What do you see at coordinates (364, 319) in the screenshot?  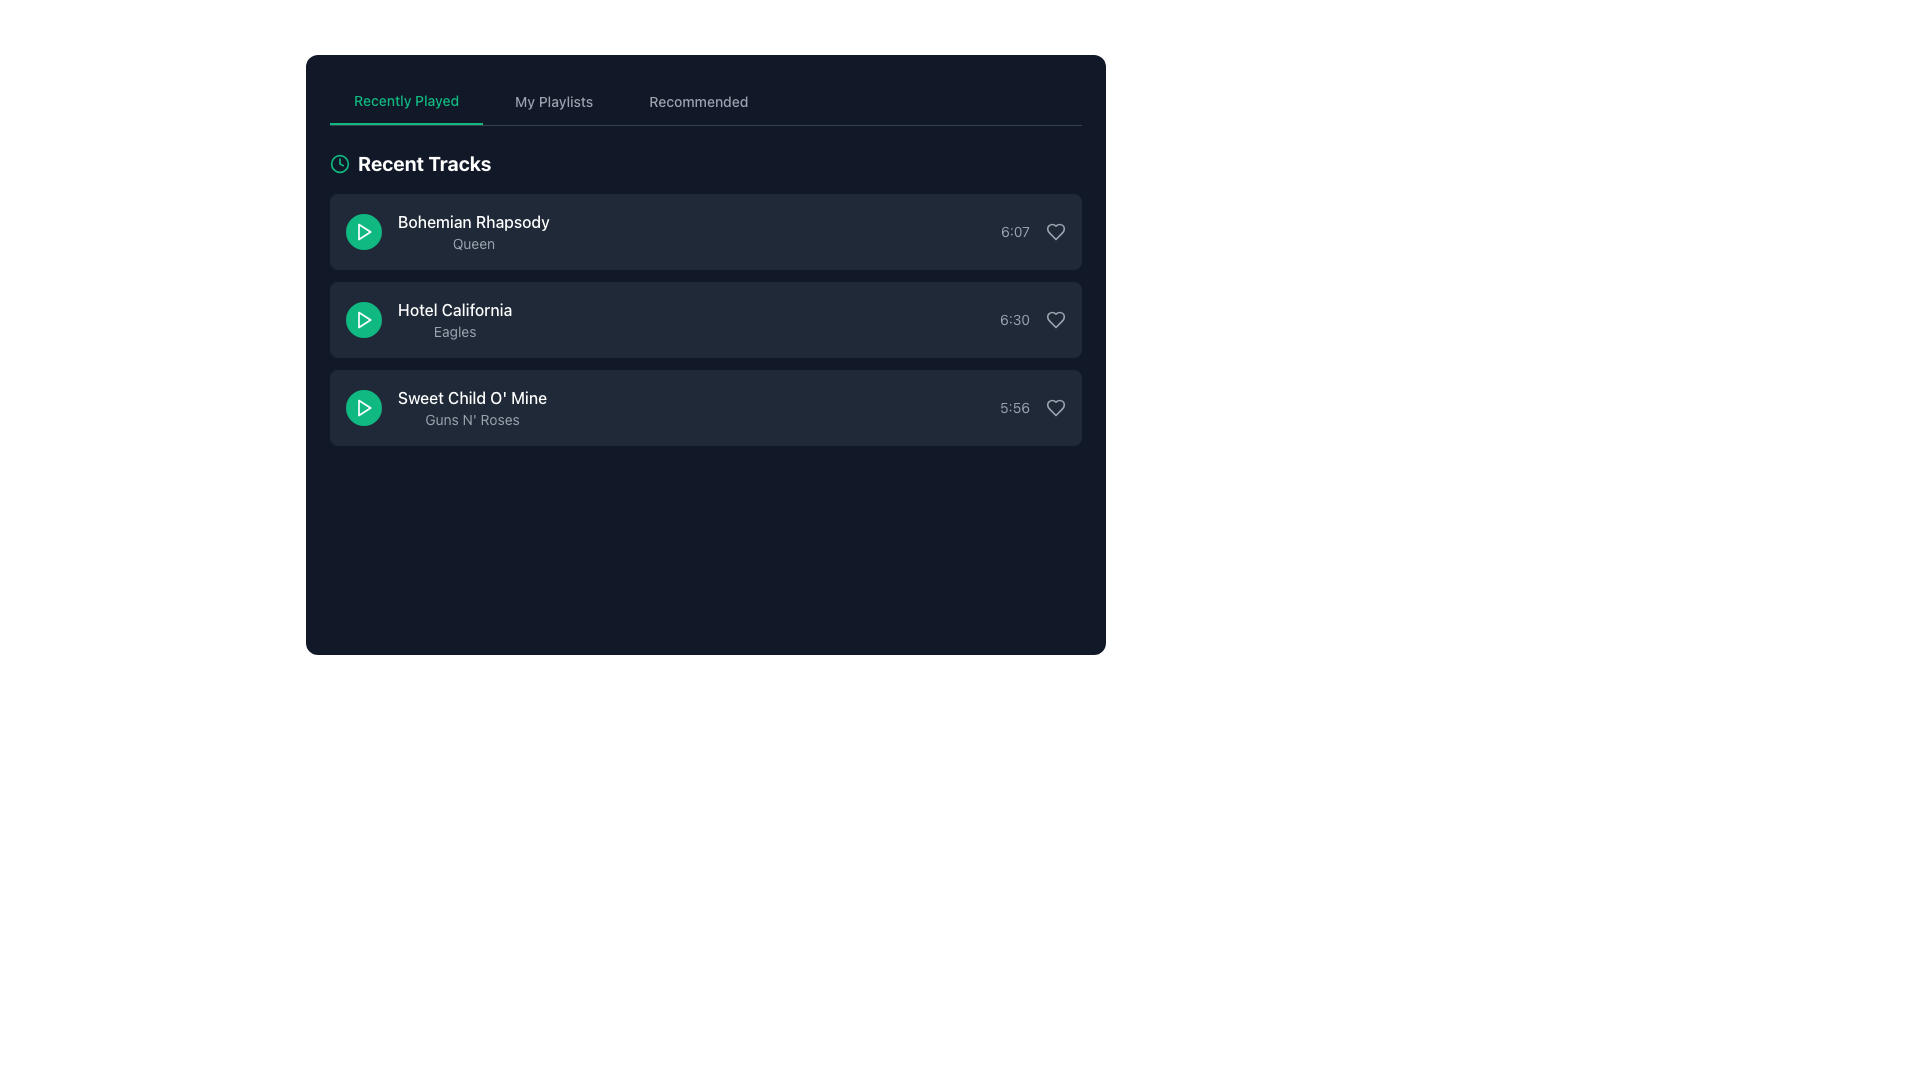 I see `the triangular play button icon contained within a circular green background, located next to the track titled 'Hotel California' by the Eagles` at bounding box center [364, 319].